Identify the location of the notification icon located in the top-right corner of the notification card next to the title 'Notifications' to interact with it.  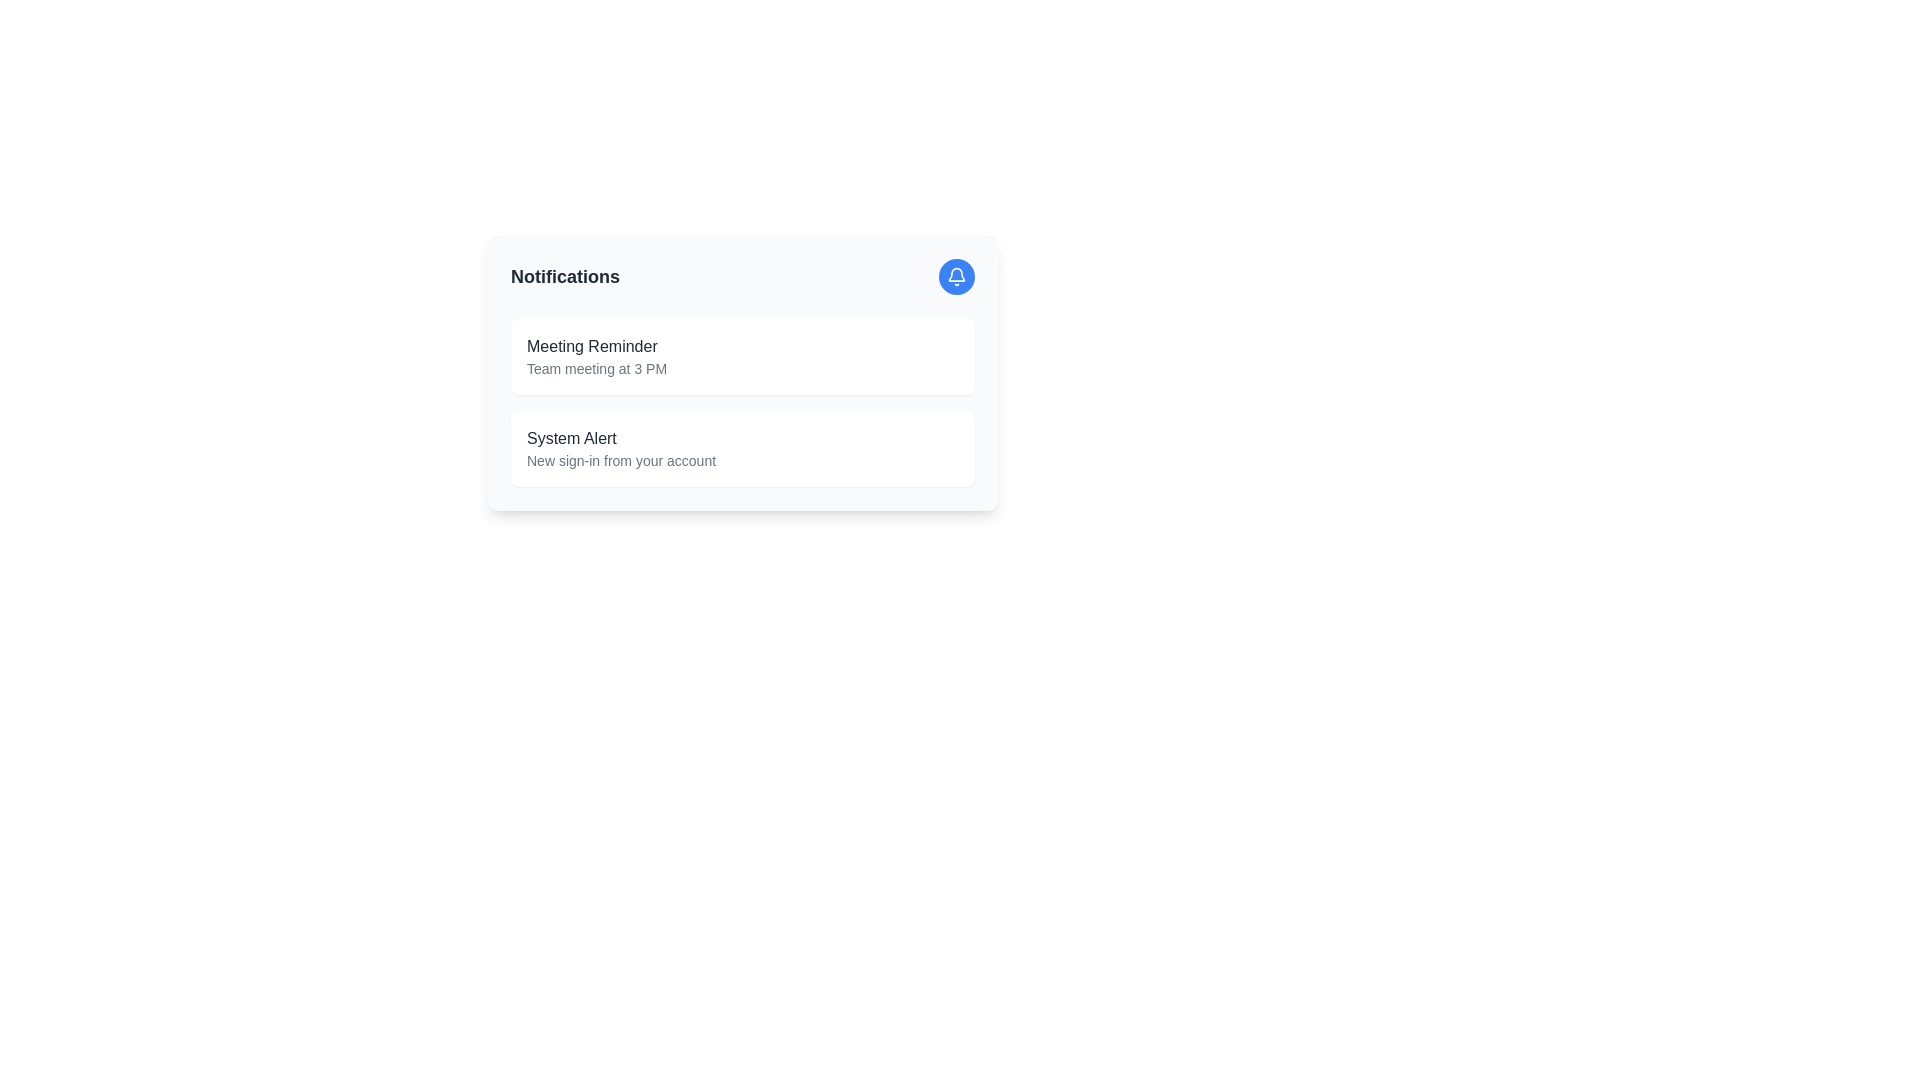
(955, 274).